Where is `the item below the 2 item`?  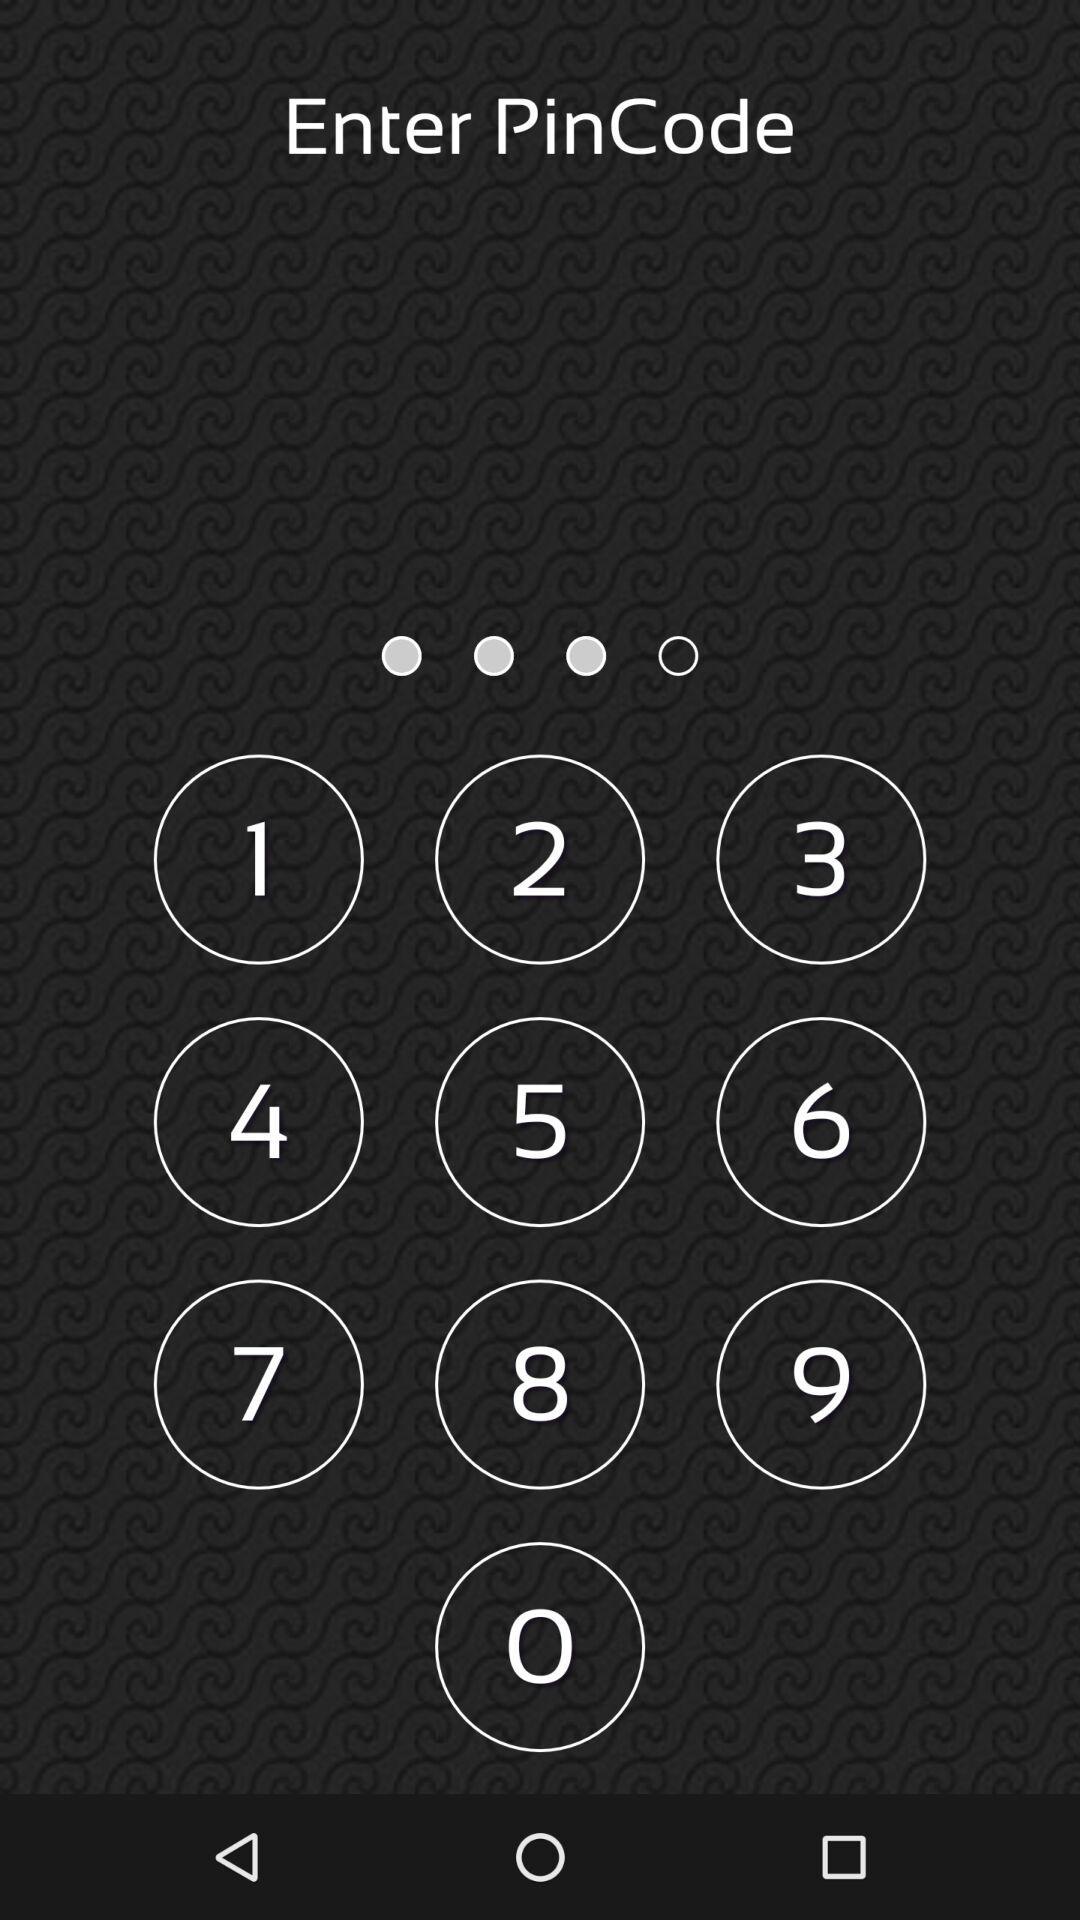 the item below the 2 item is located at coordinates (540, 1122).